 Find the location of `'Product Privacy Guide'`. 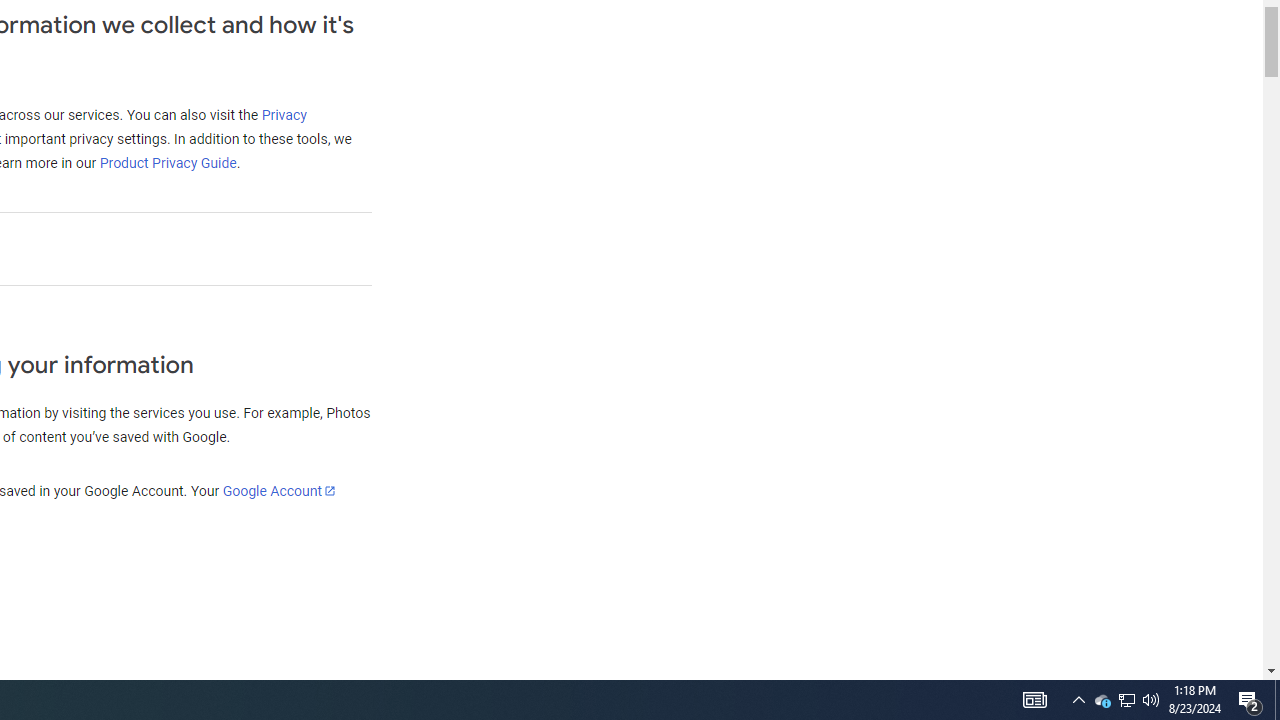

'Product Privacy Guide' is located at coordinates (167, 162).